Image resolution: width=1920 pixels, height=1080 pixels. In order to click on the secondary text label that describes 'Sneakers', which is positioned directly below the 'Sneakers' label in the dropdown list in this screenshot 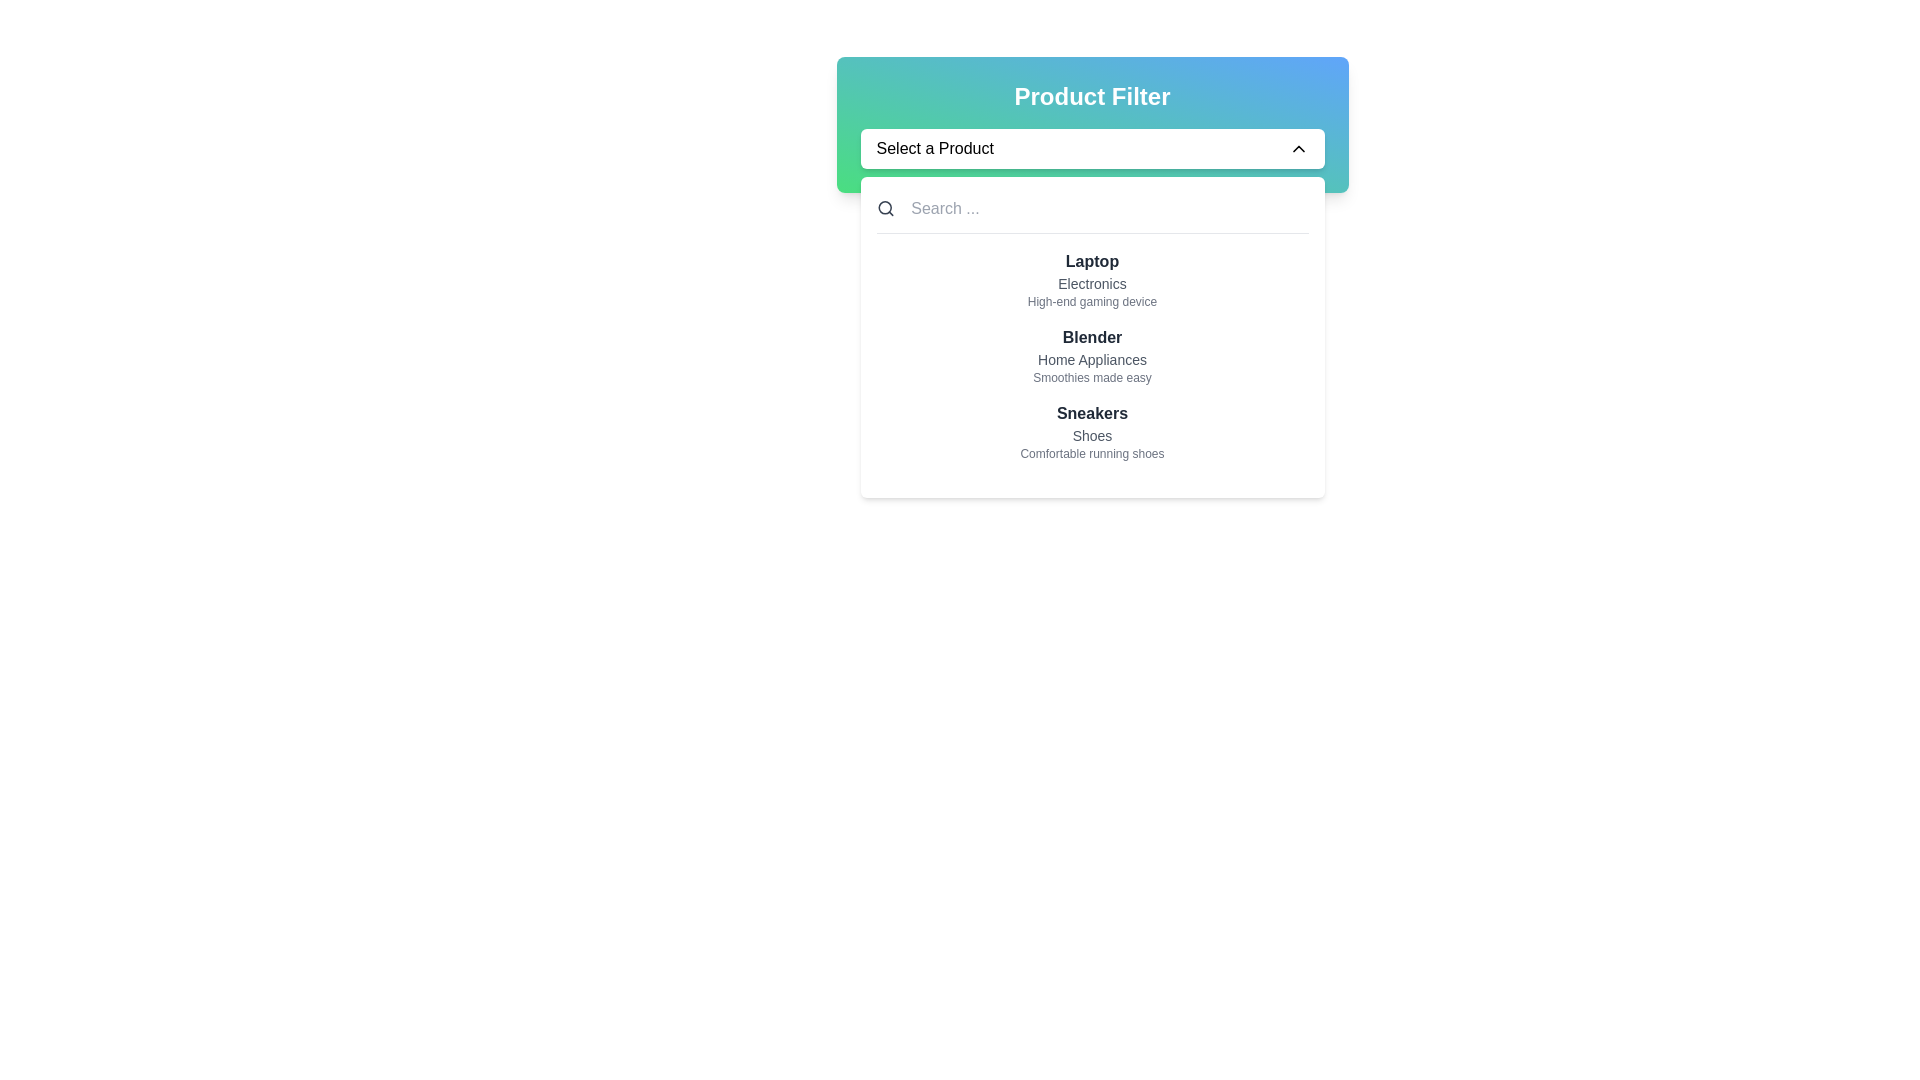, I will do `click(1091, 434)`.